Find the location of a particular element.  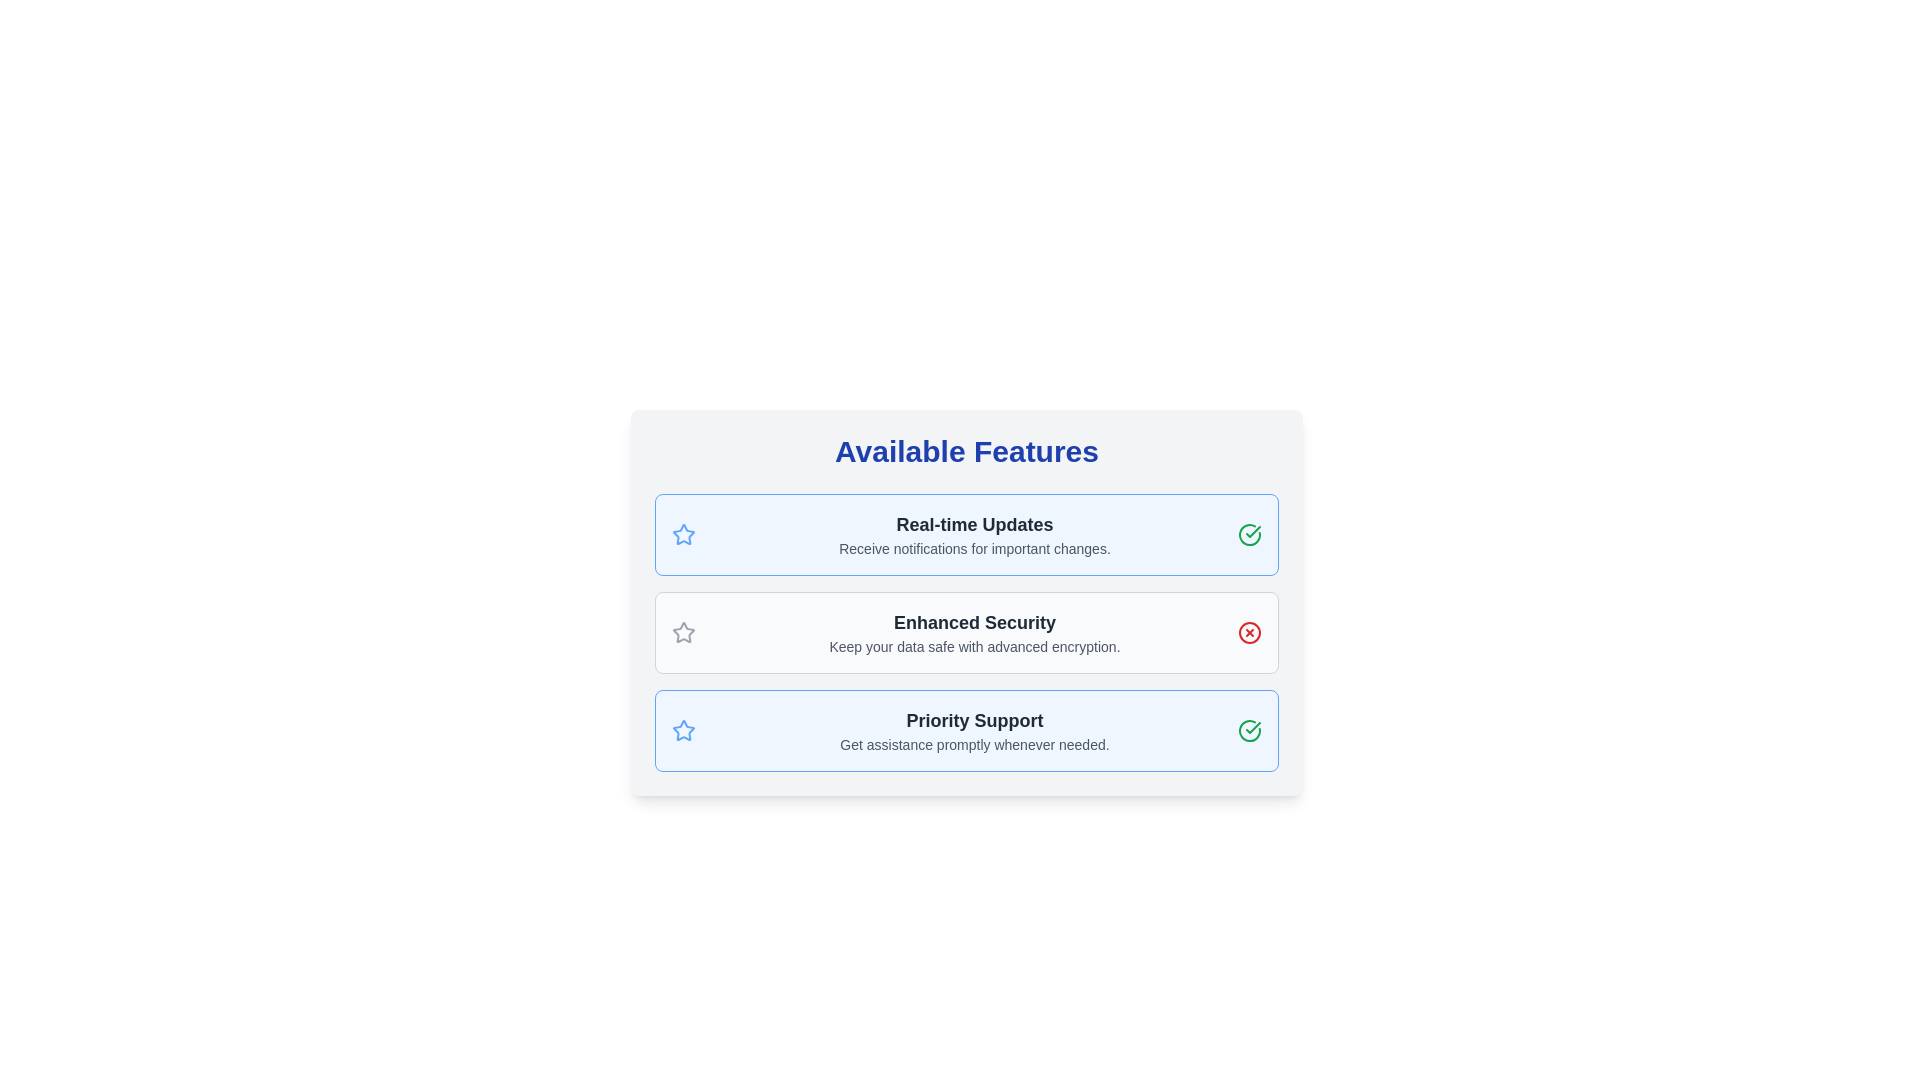

the Informational Section titled 'Priority Support', which has a blue border, a blue star icon on the left, a bold title in the center, and a green checkmark icon on the right is located at coordinates (966, 731).